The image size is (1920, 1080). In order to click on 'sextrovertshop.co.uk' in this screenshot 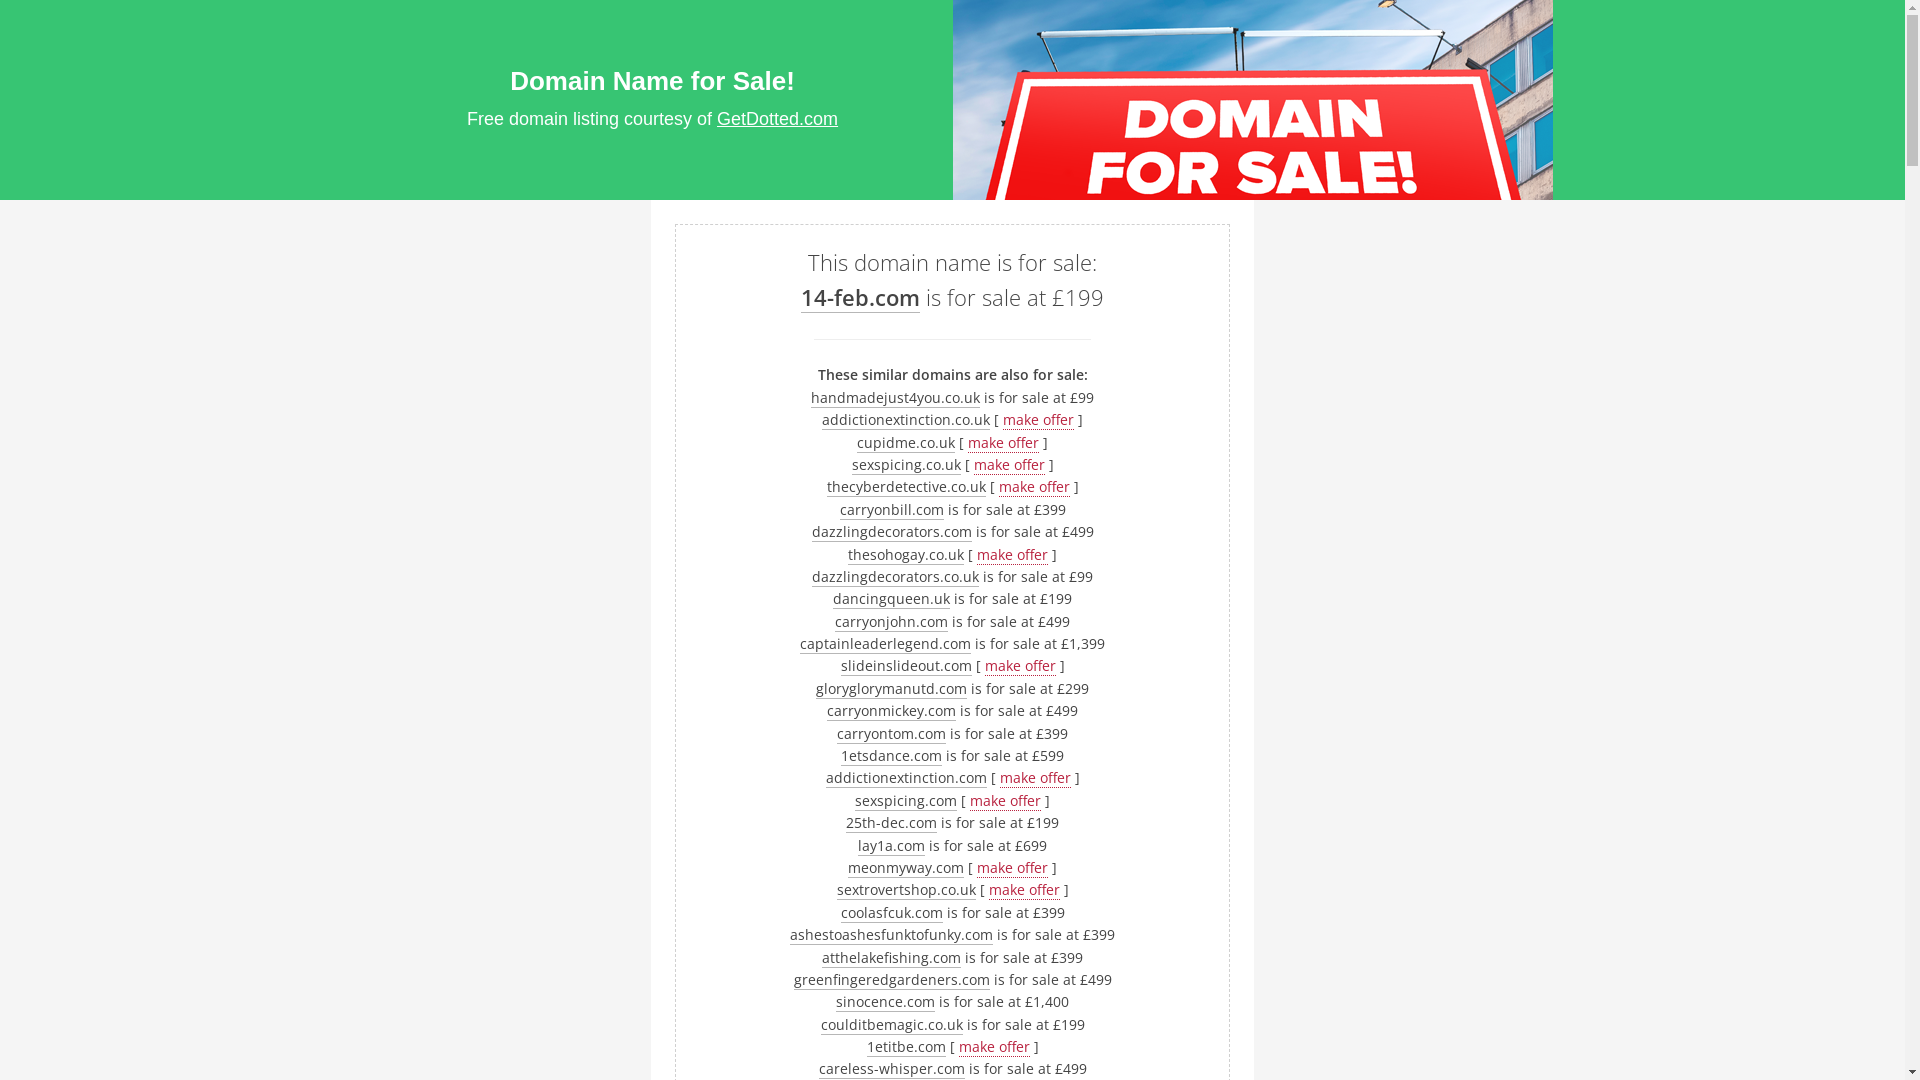, I will do `click(904, 889)`.